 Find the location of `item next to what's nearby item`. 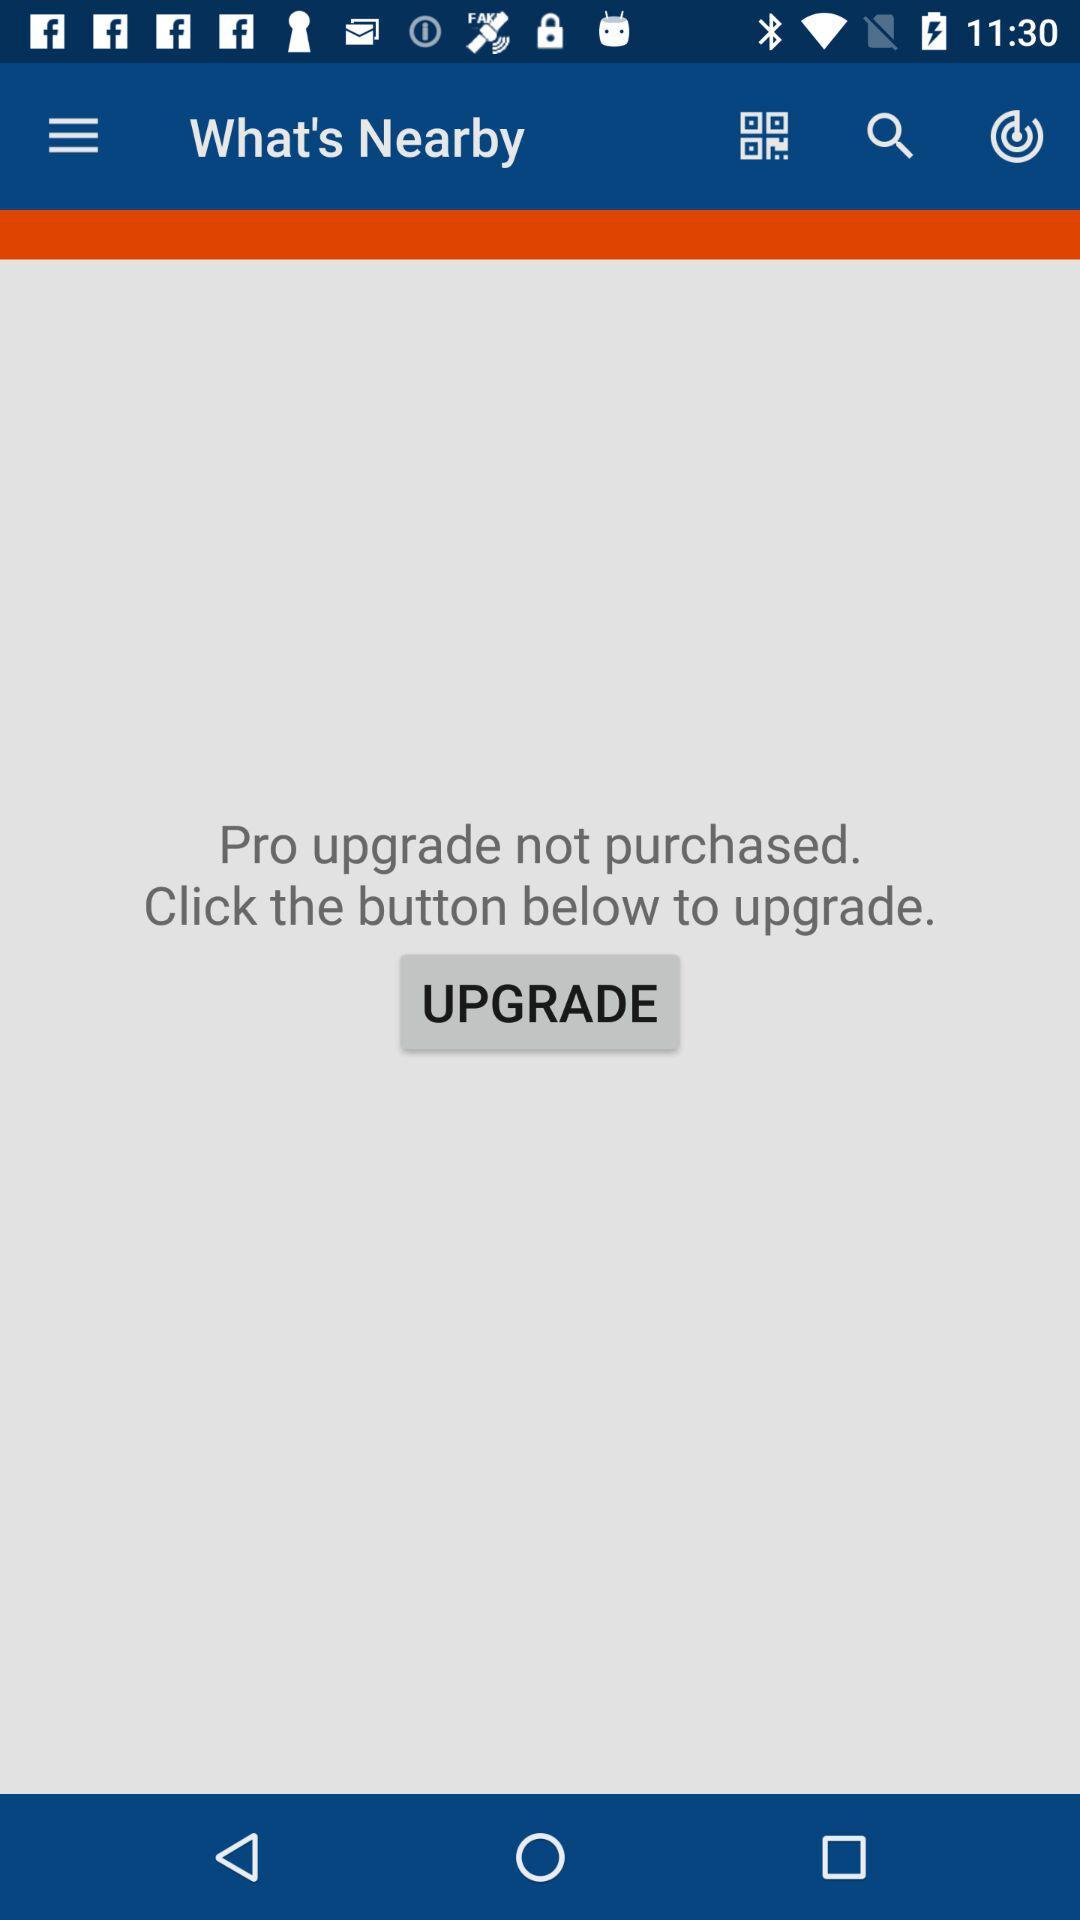

item next to what's nearby item is located at coordinates (72, 135).